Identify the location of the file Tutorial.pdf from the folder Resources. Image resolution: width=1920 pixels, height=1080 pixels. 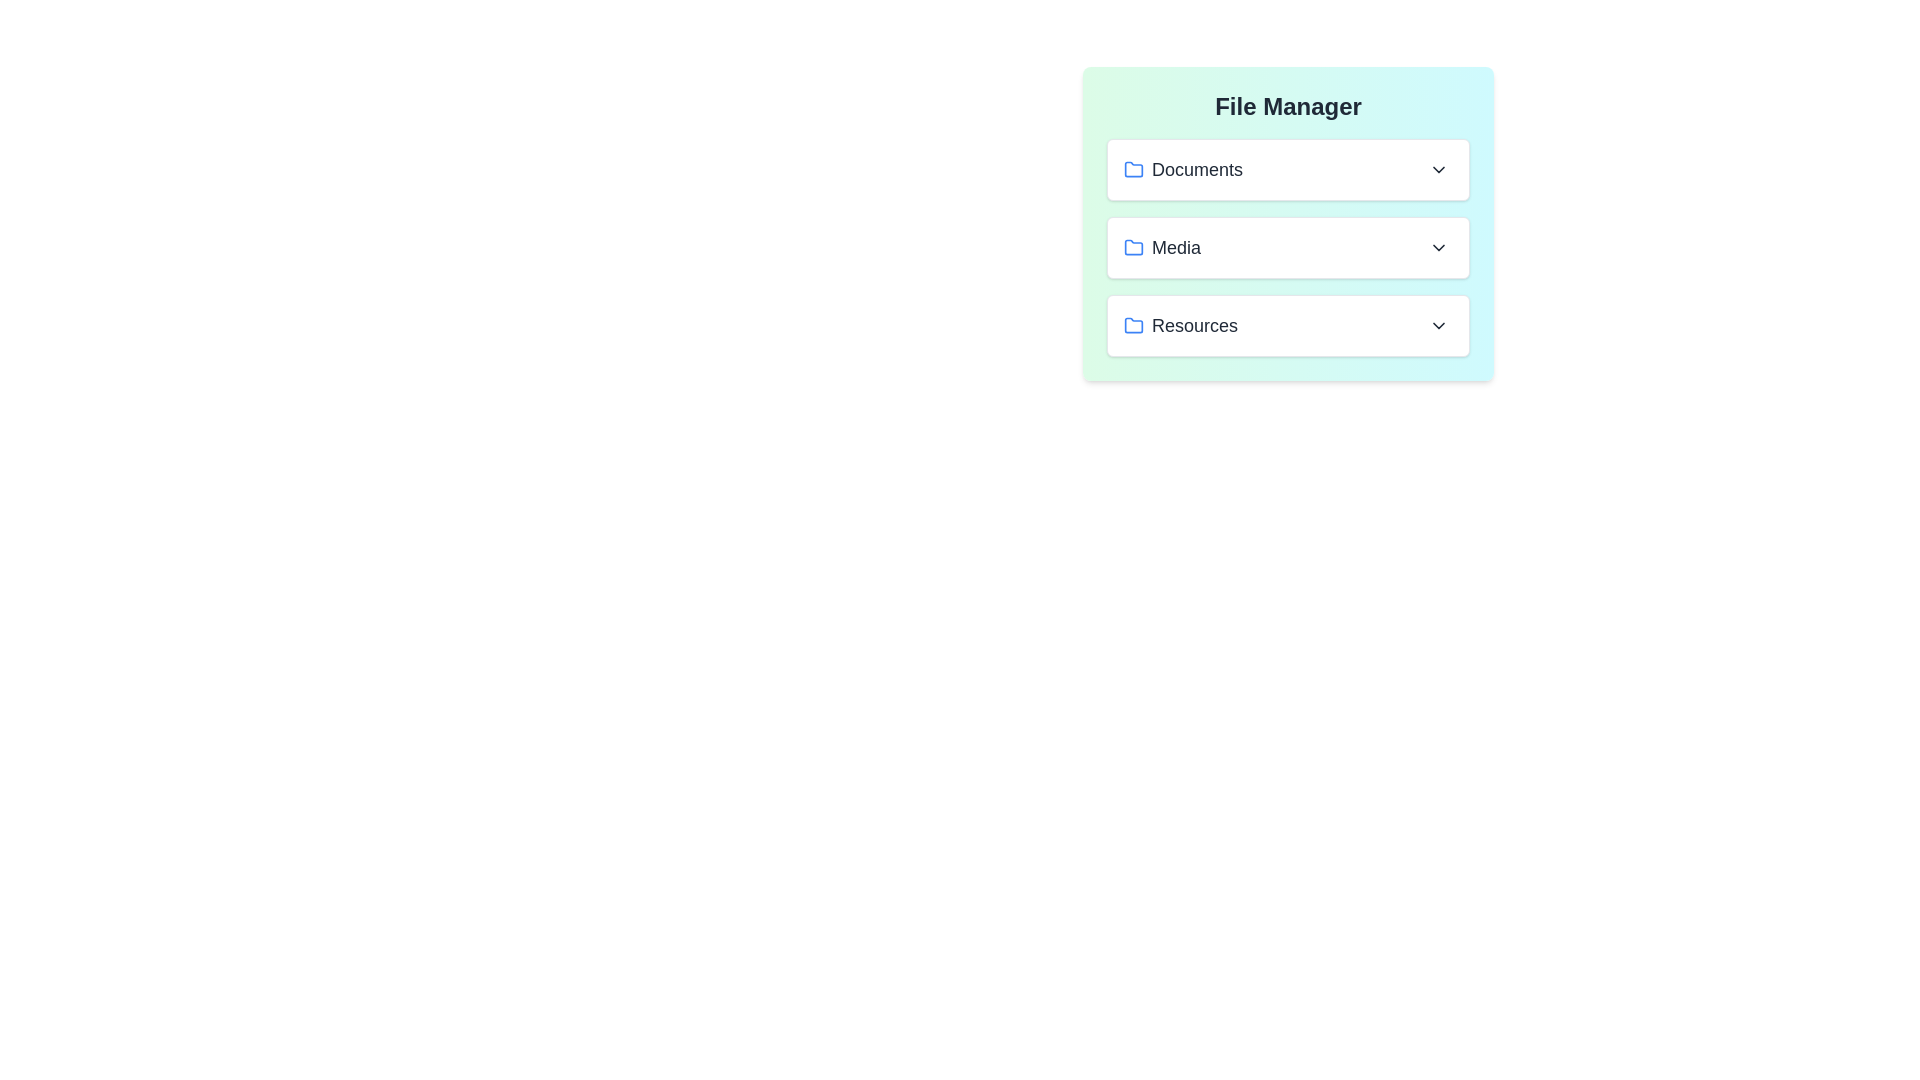
(1288, 325).